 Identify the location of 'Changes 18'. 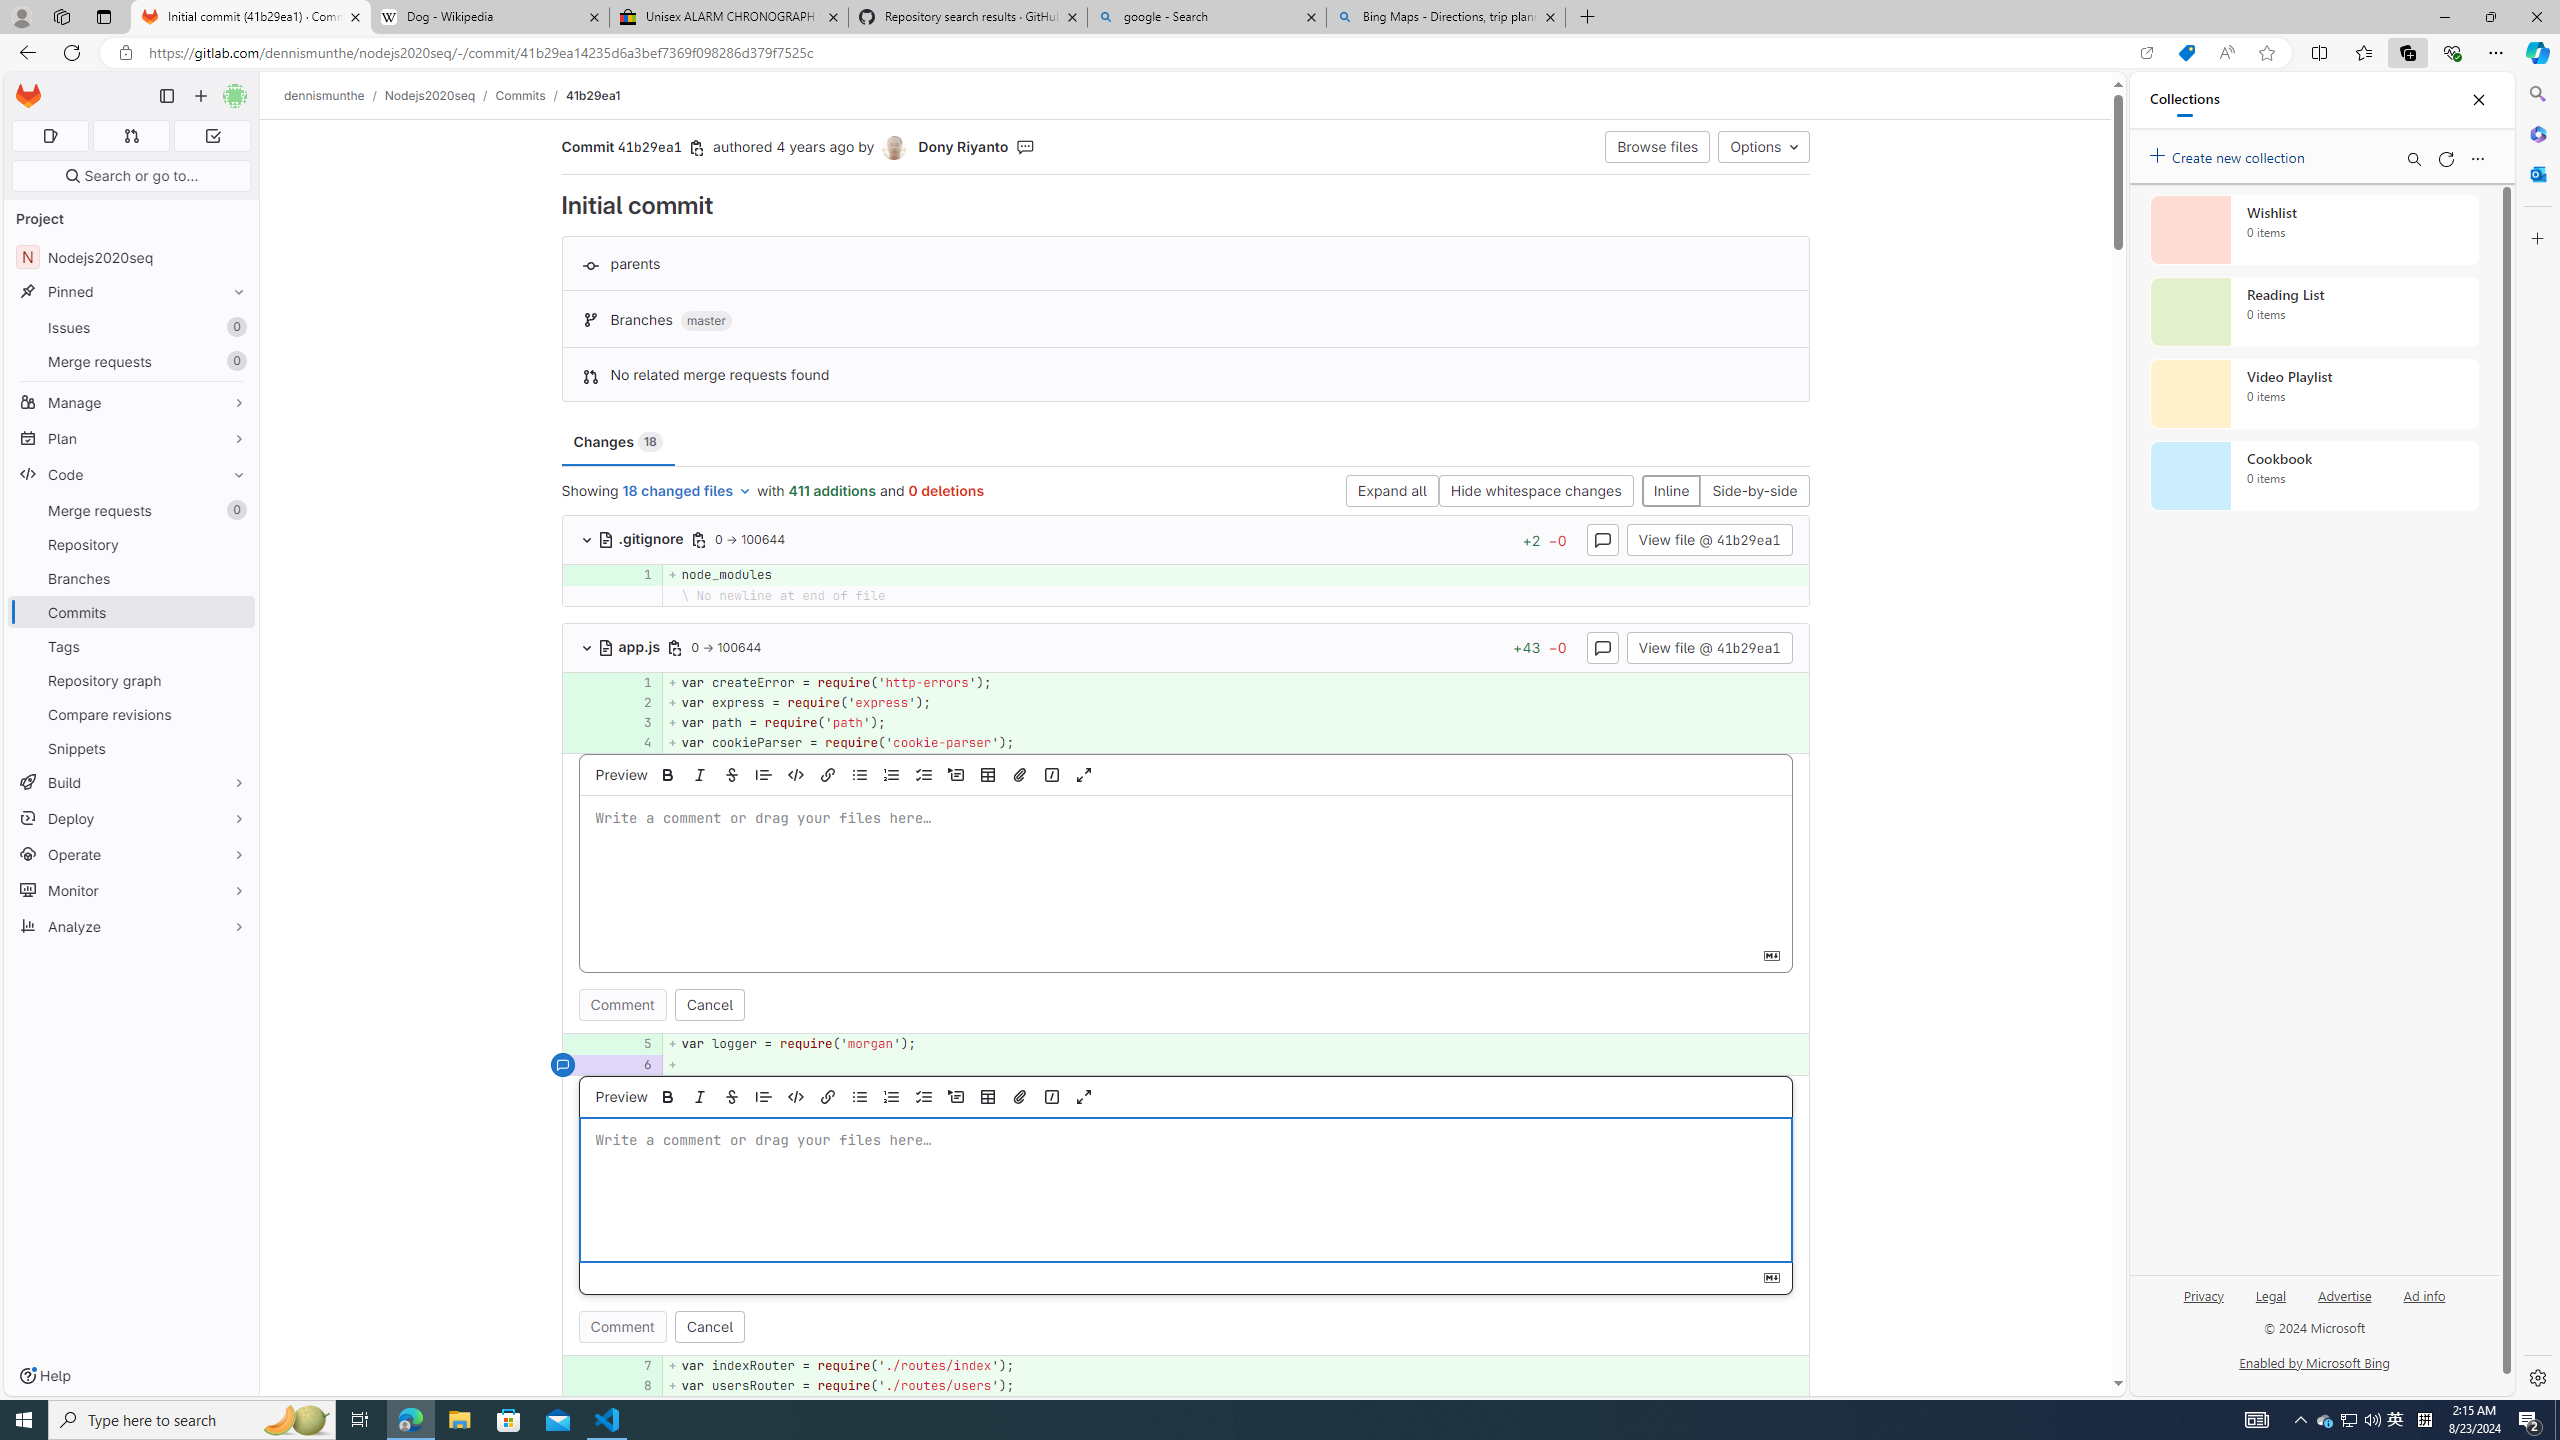
(617, 441).